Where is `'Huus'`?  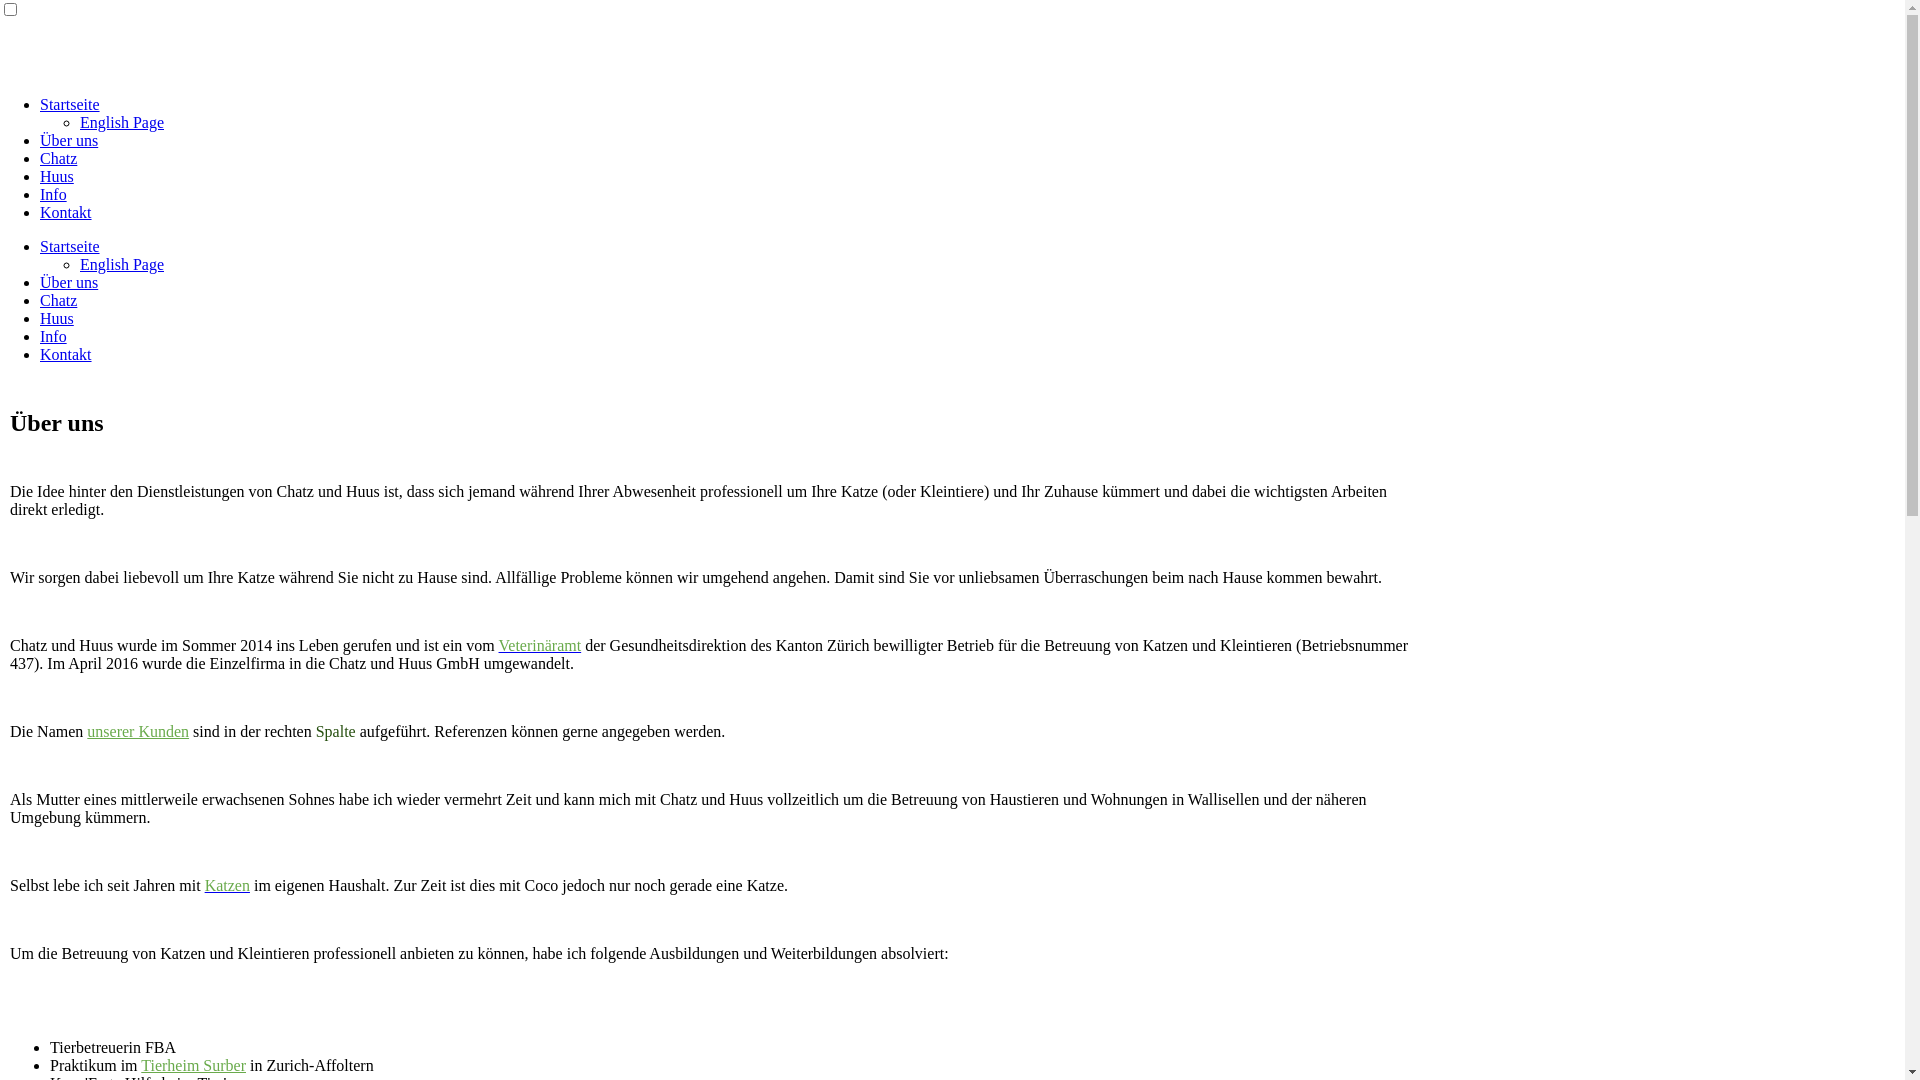 'Huus' is located at coordinates (57, 175).